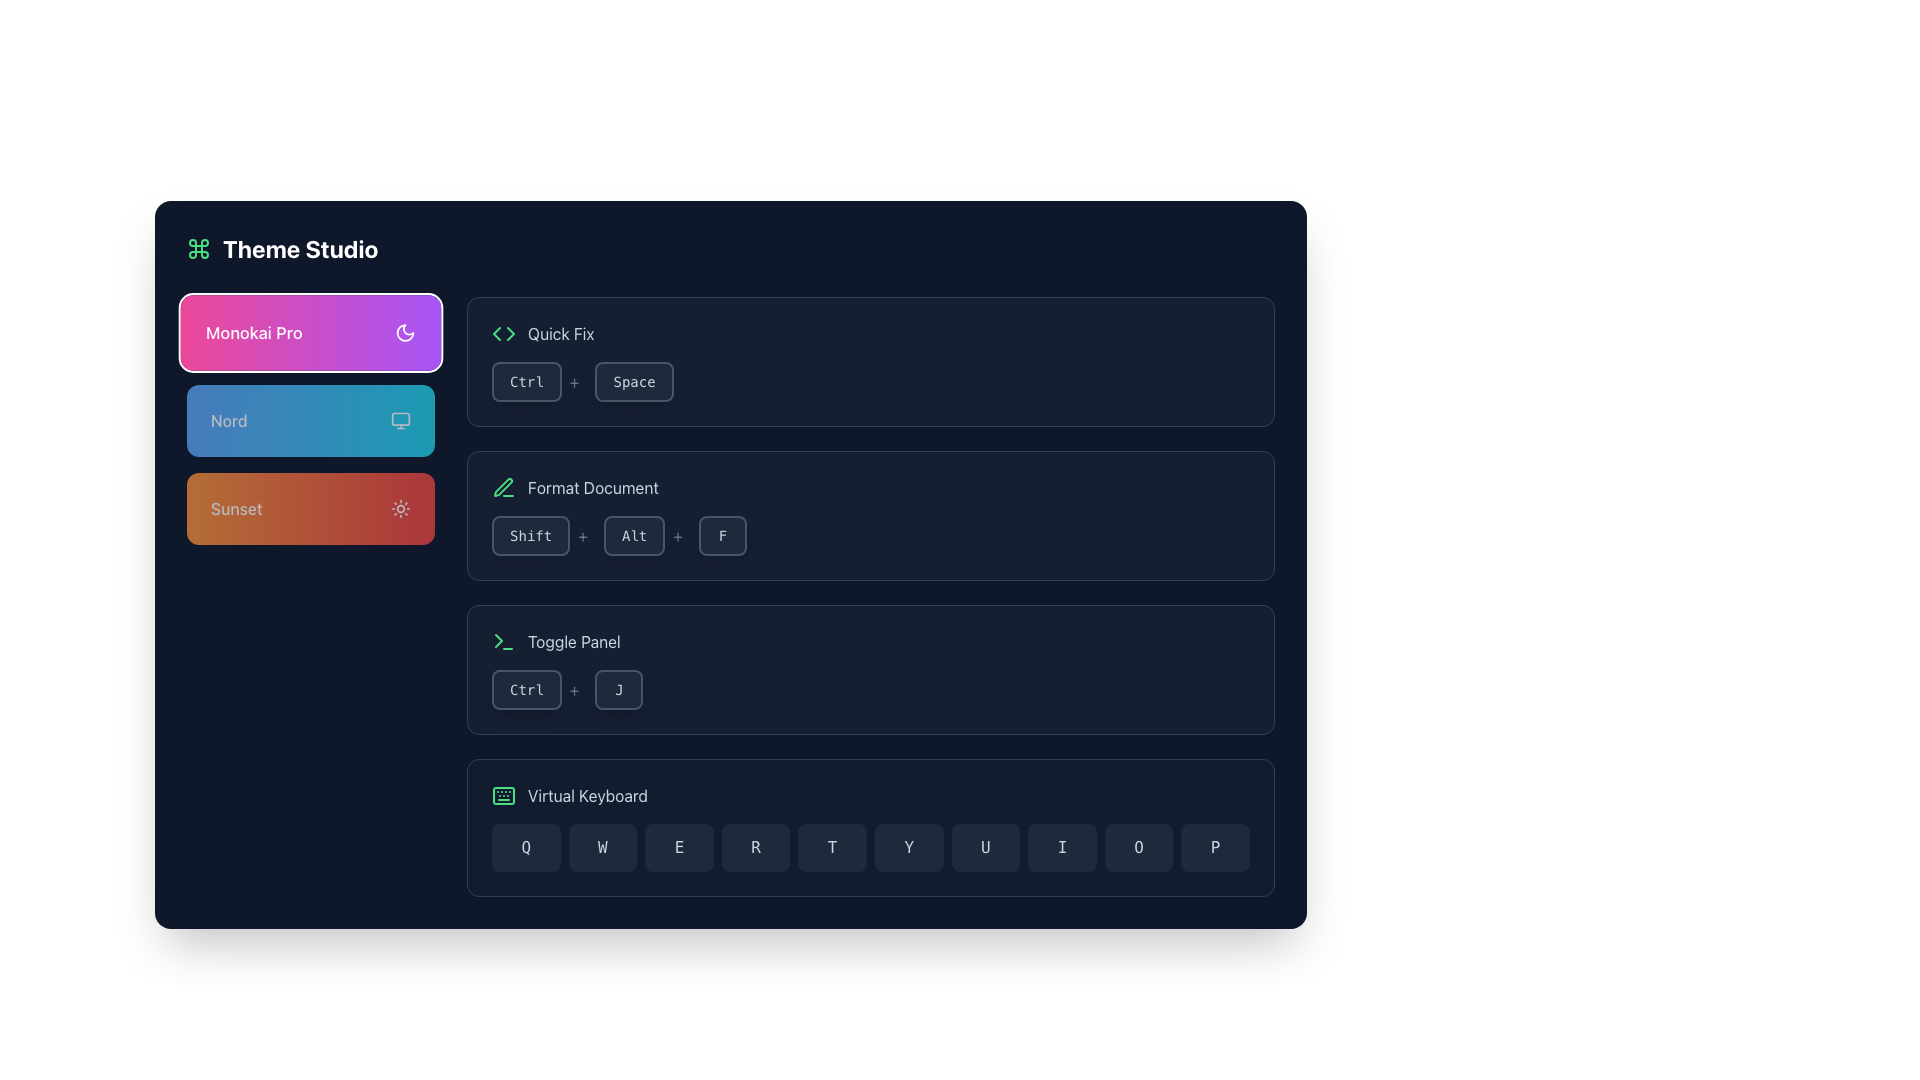  I want to click on the text element indicating the theme name 'Nord', which is located within the second rectangular button featuring a blue gradient background, positioned below the 'Monokai Pro' button and above the 'Sunset' button, so click(229, 419).